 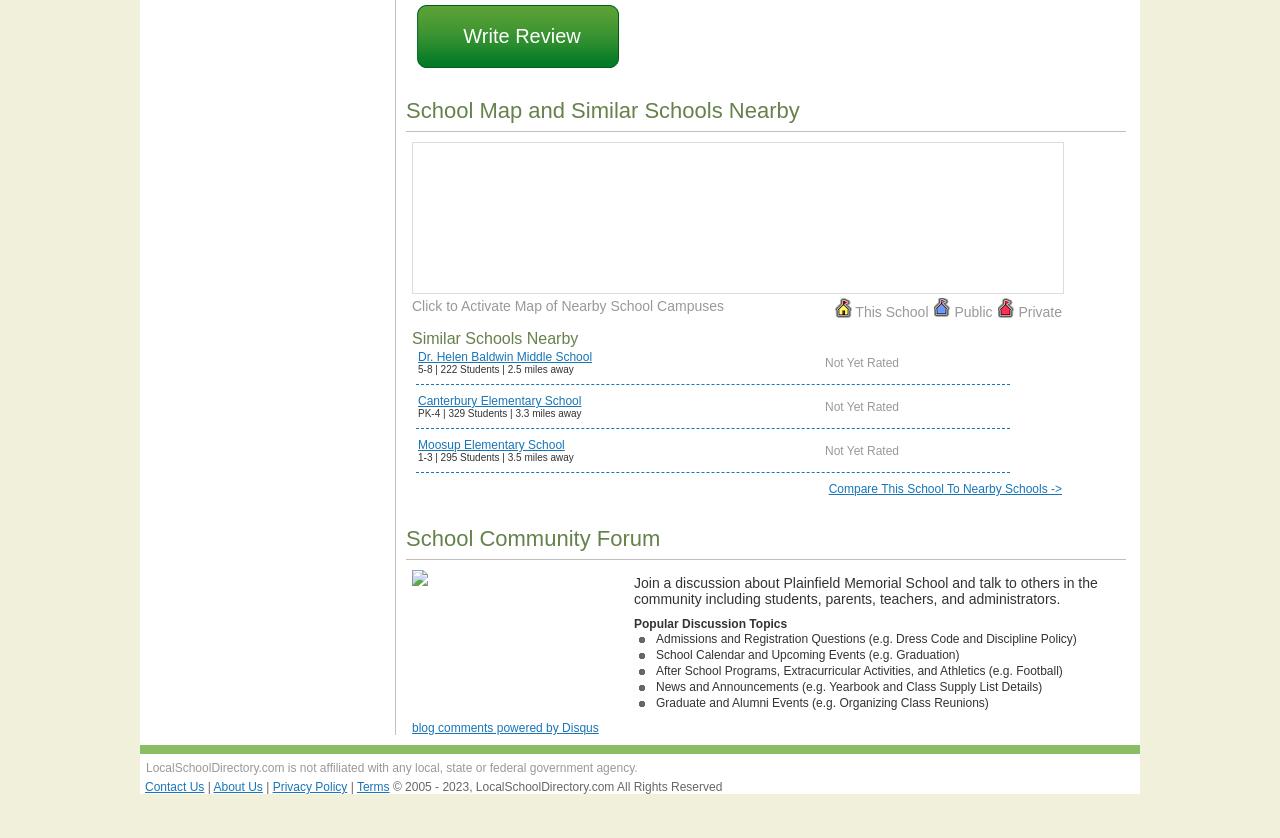 I want to click on 'Admissions and Registration Questions (e.g. Dress Code and Discipline Policy)', so click(x=866, y=637).